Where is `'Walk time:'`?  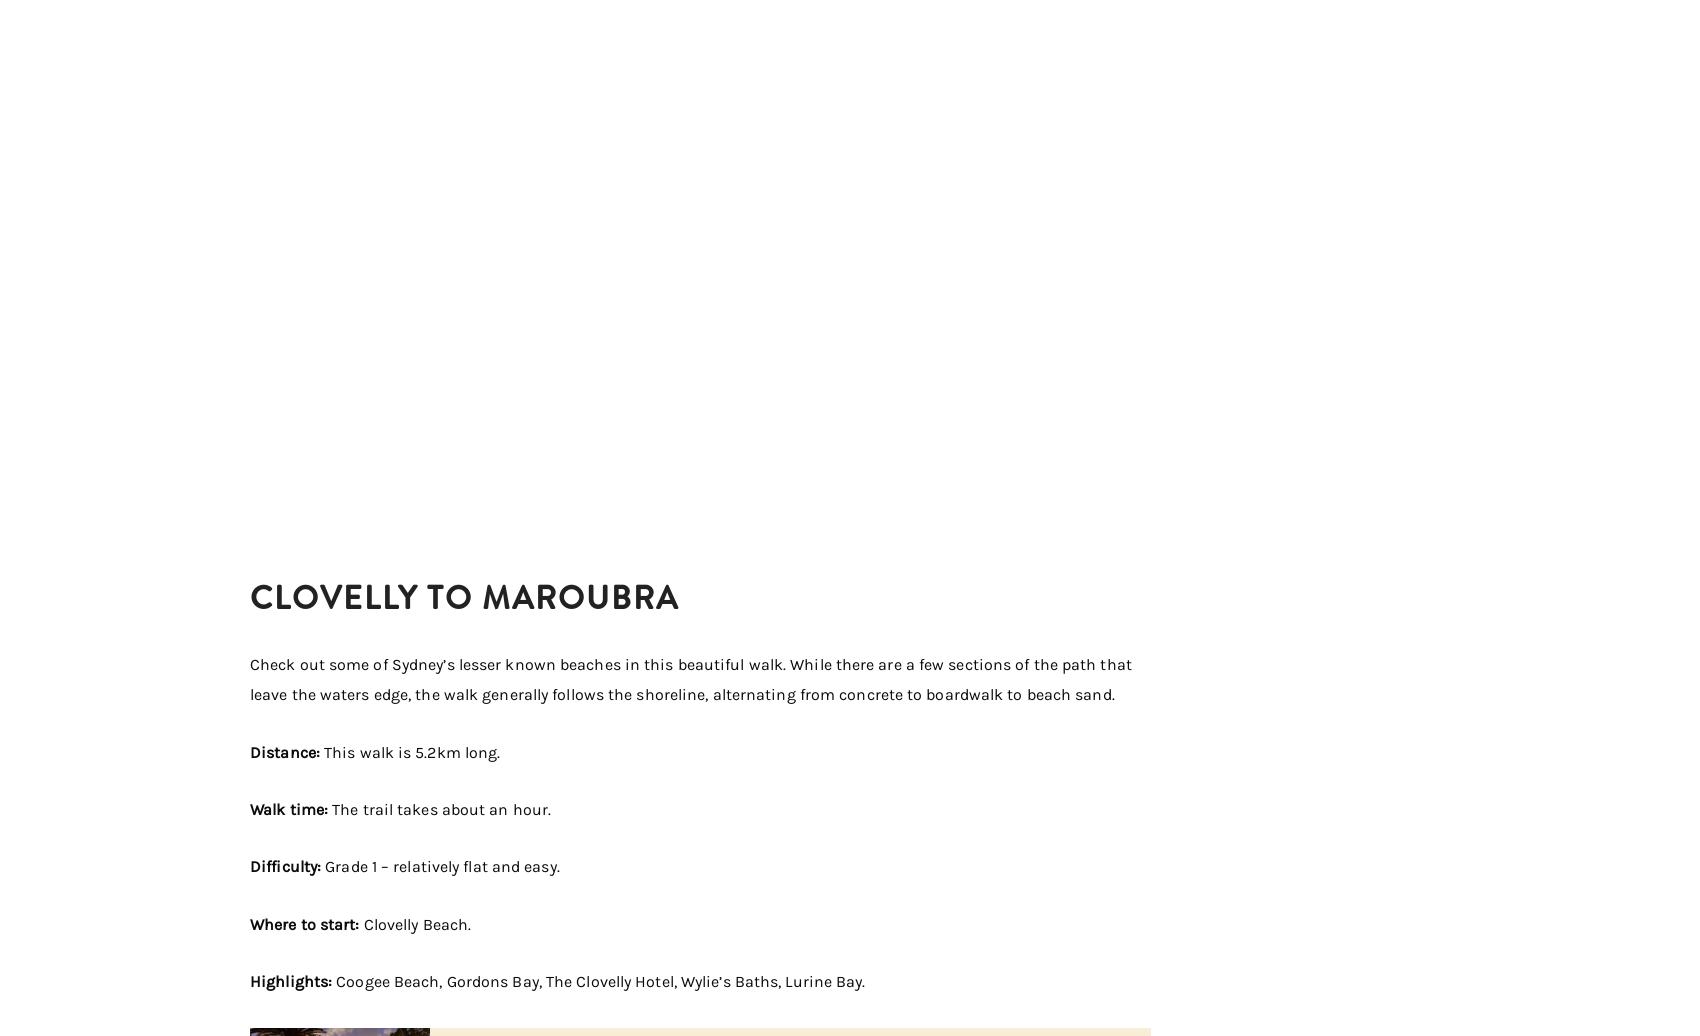 'Walk time:' is located at coordinates (291, 809).